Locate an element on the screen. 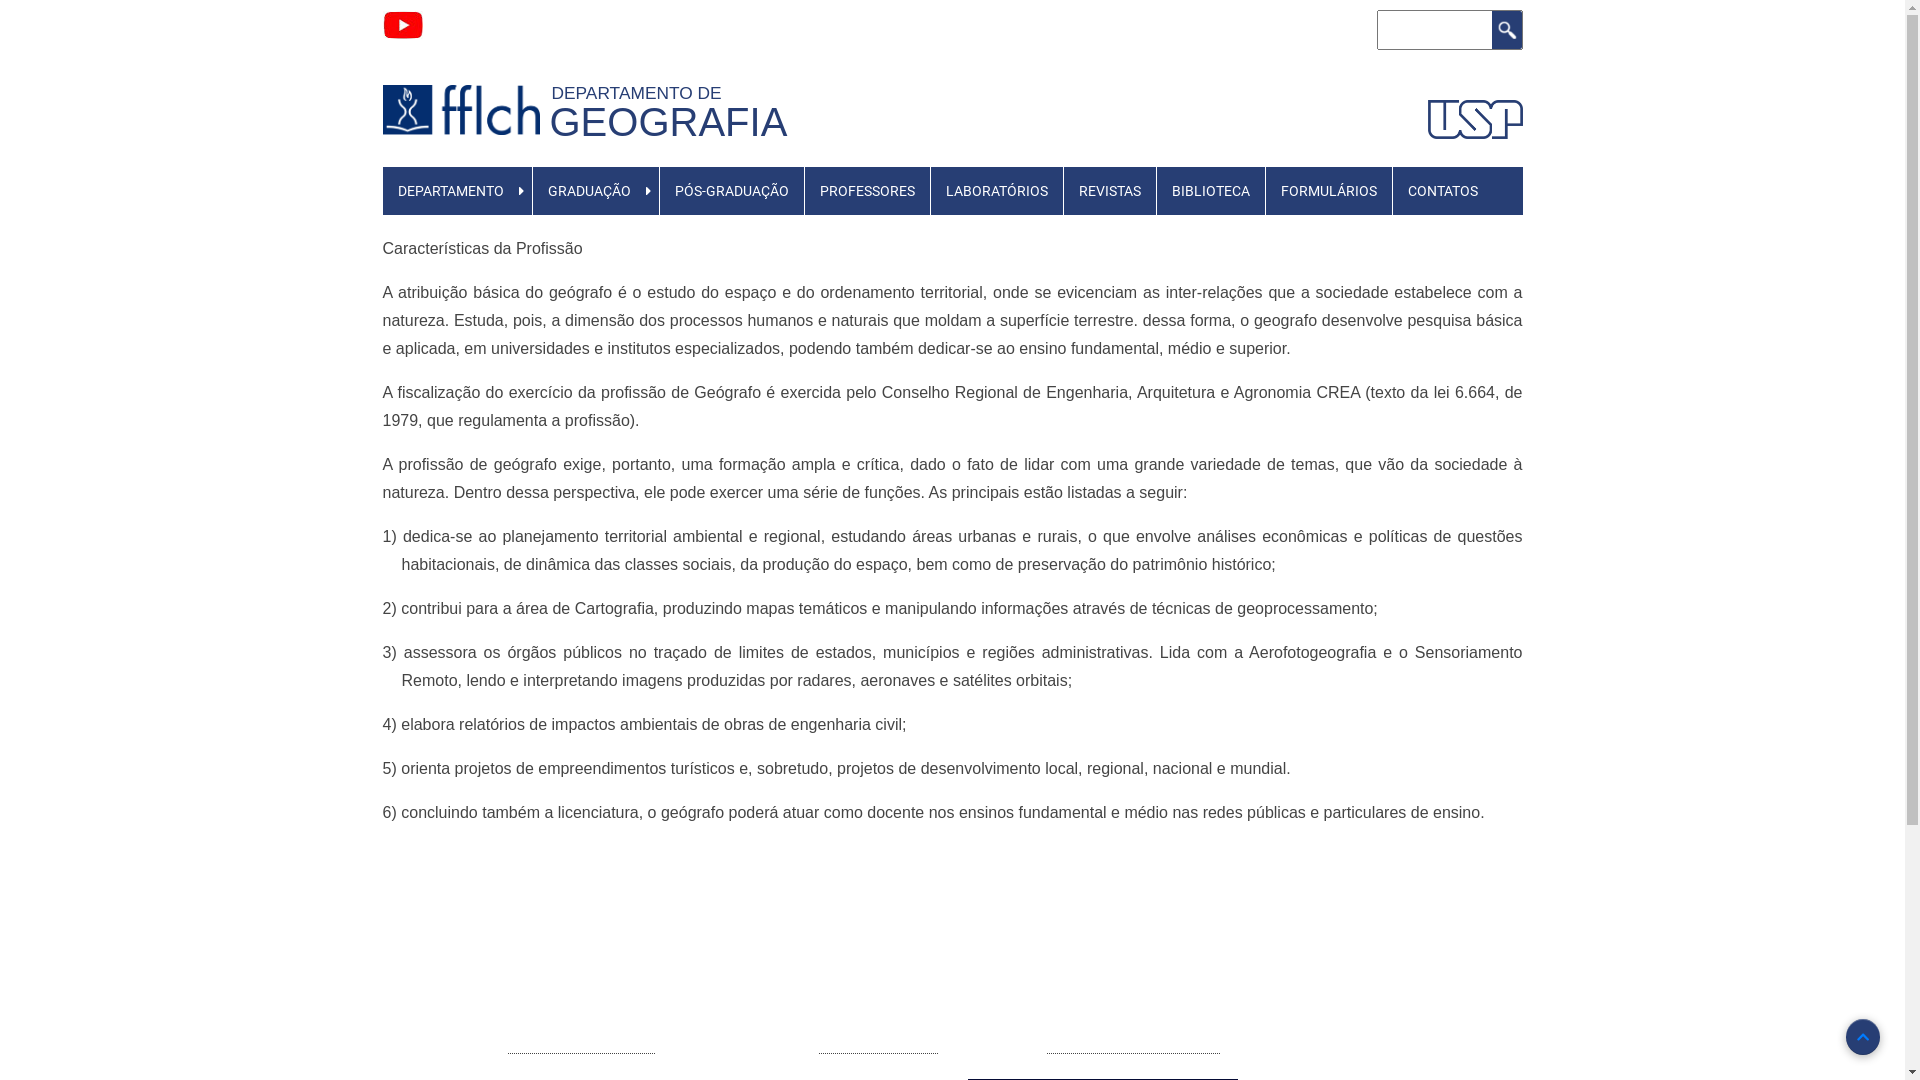 This screenshot has height=1080, width=1920. 'GEOGRAFIA' is located at coordinates (550, 122).